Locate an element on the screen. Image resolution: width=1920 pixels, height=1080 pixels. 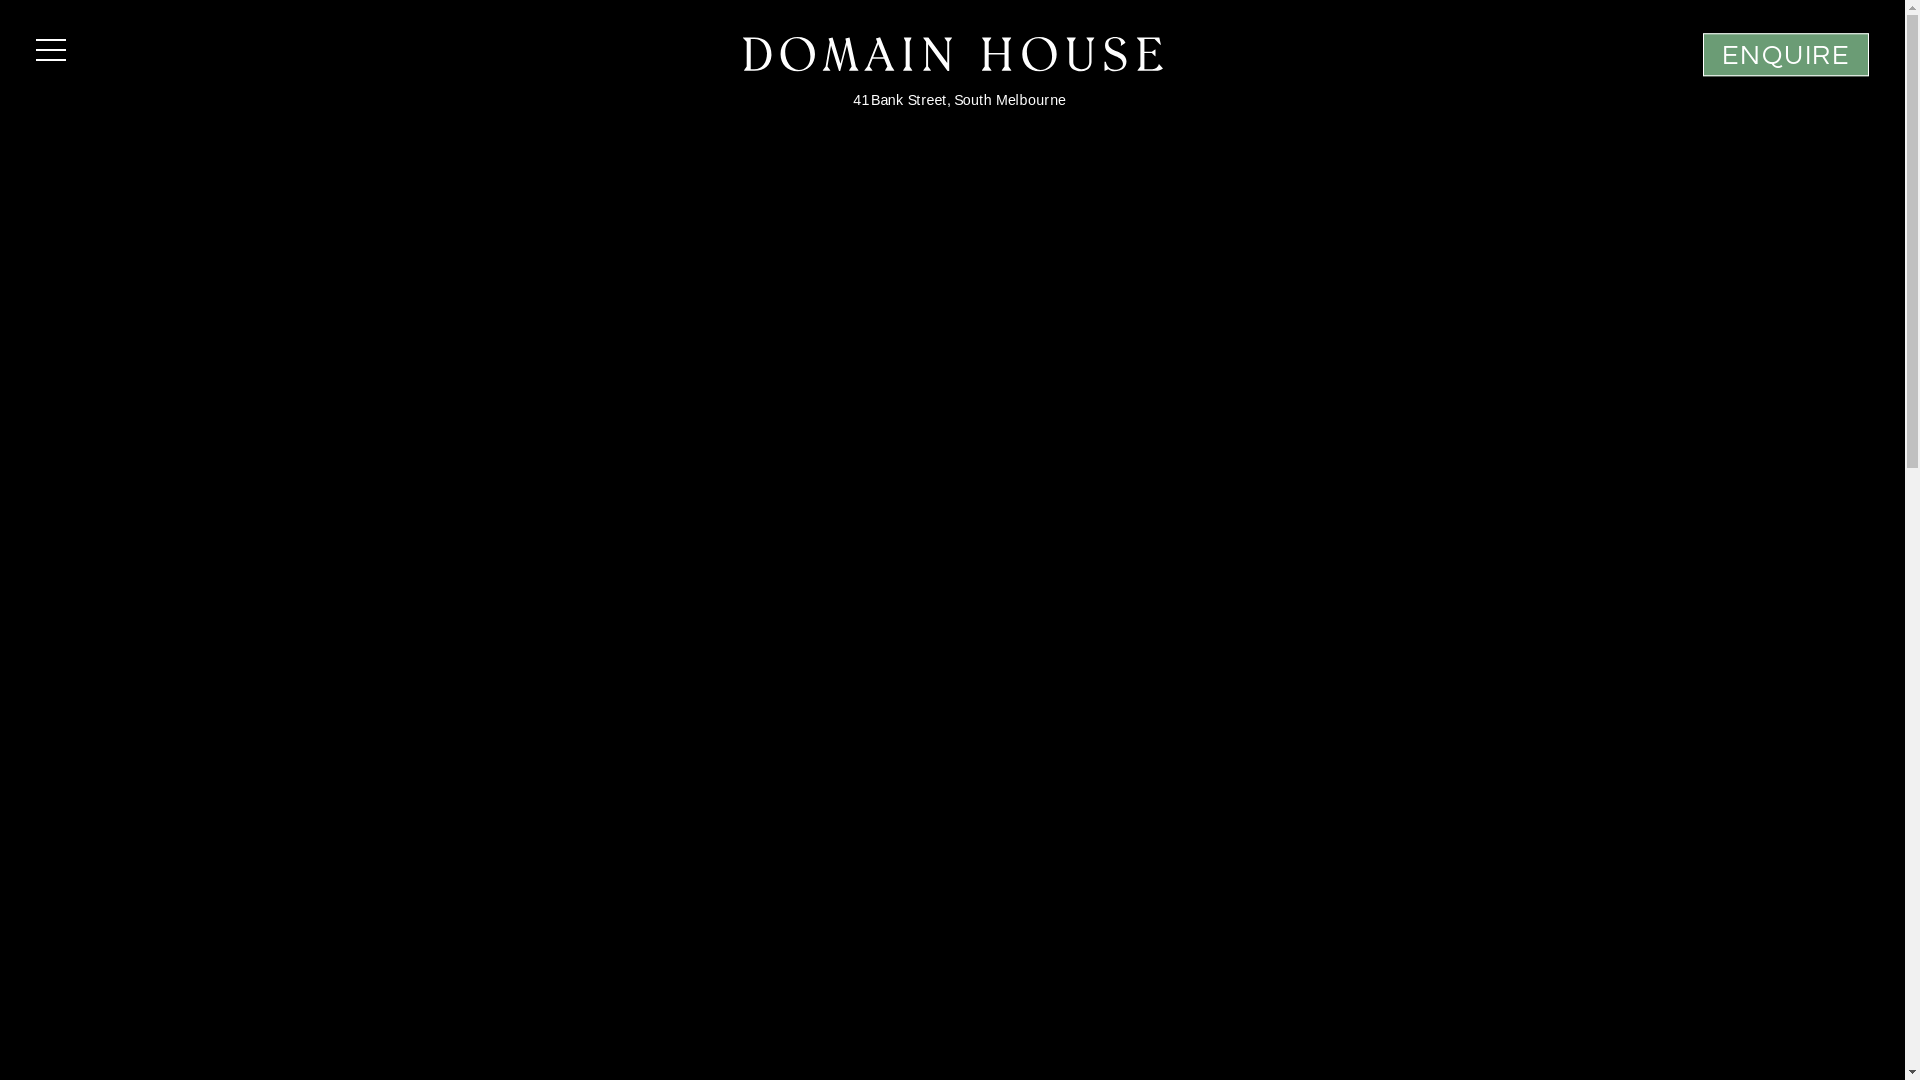
'ENQUIRE' is located at coordinates (1785, 53).